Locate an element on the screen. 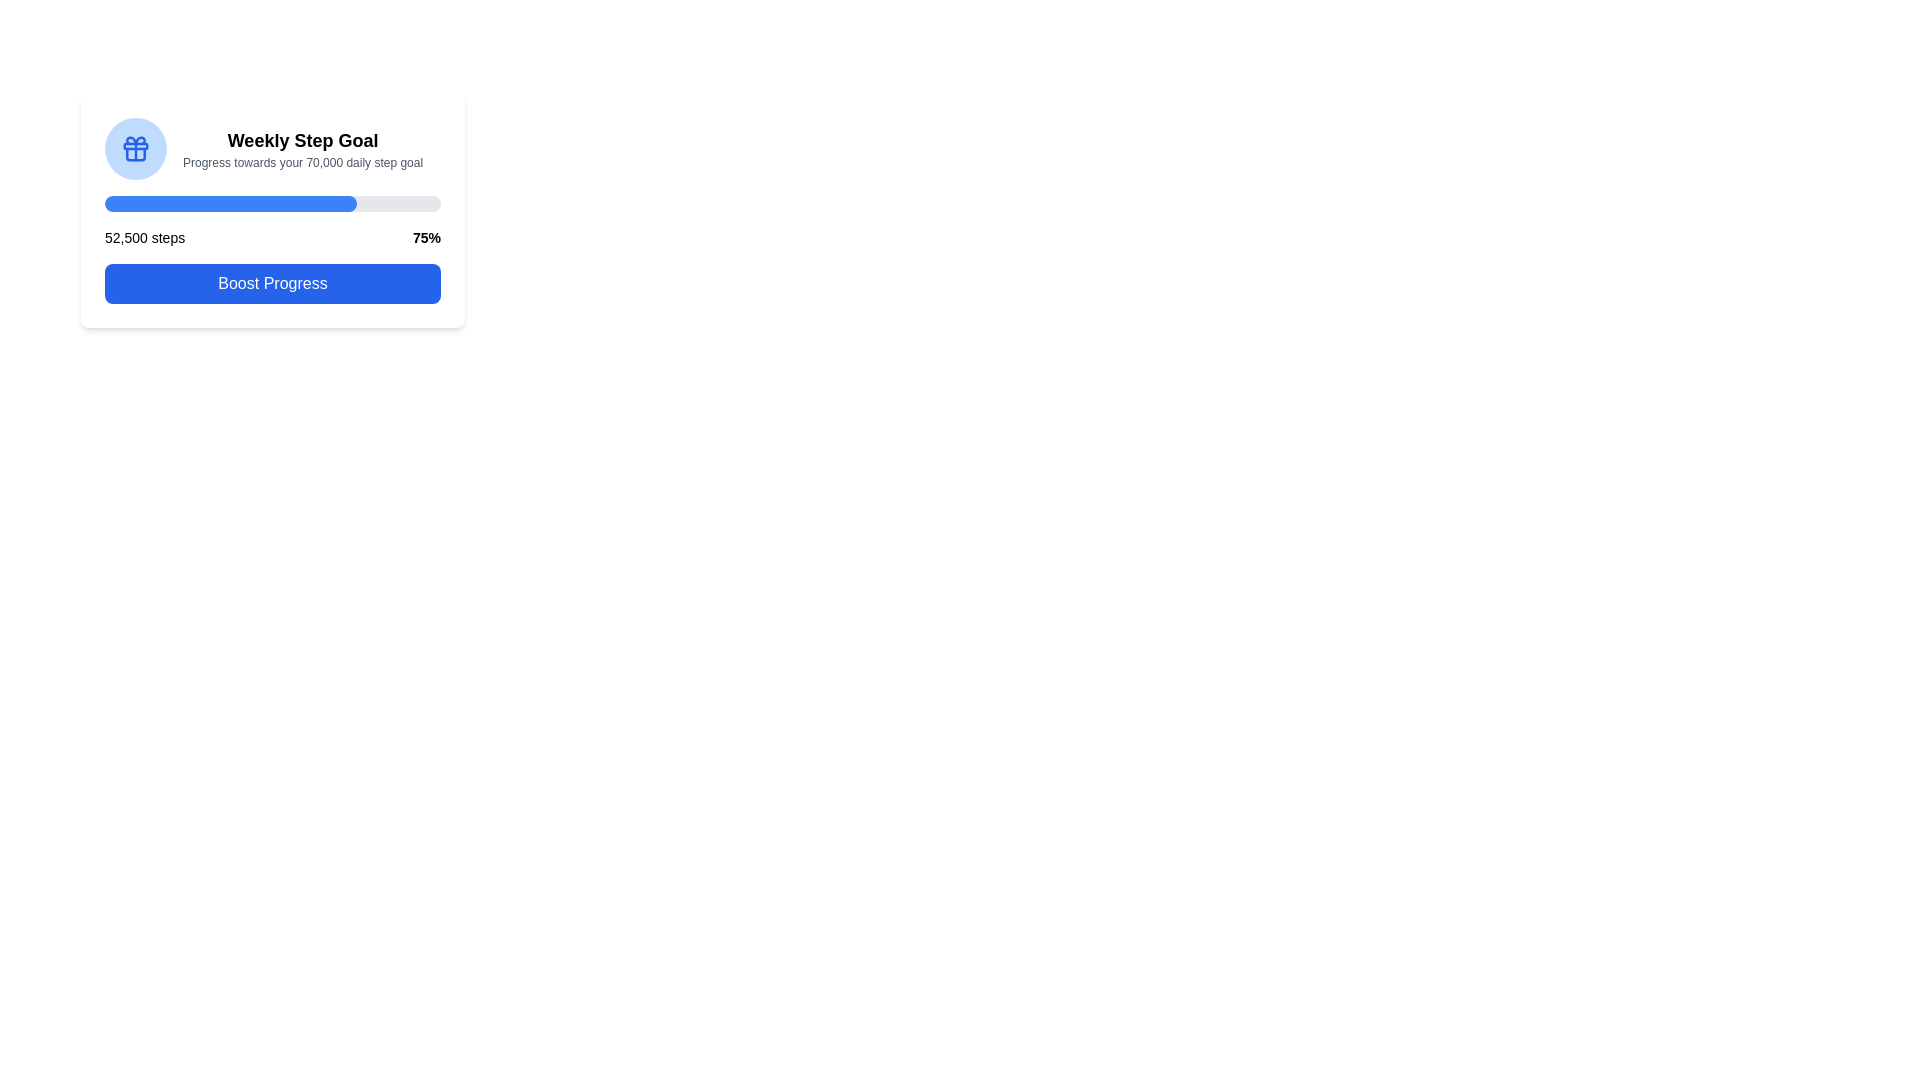  the interactive button at the bottom of the progress display component to boost progress towards the weekly step goal is located at coordinates (272, 211).